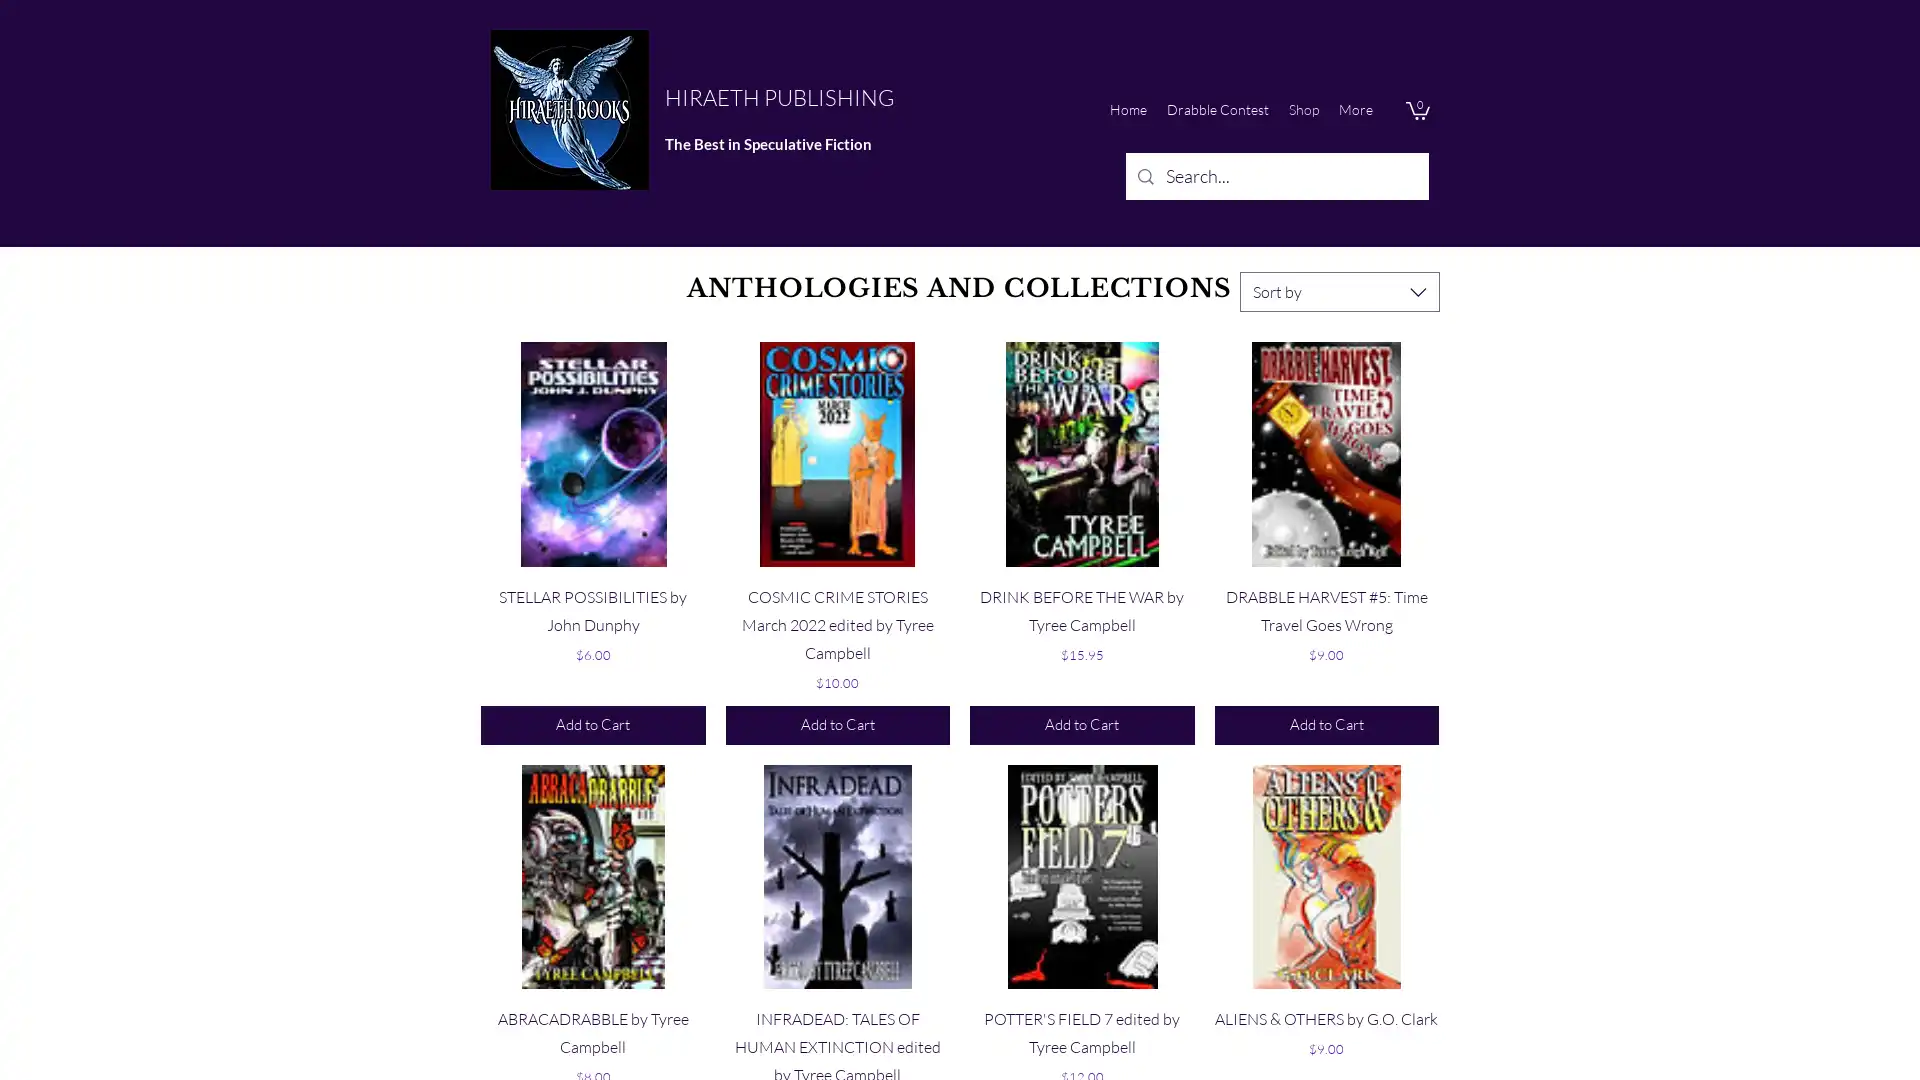 This screenshot has height=1080, width=1920. Describe the element at coordinates (592, 1014) in the screenshot. I see `Quick View` at that location.